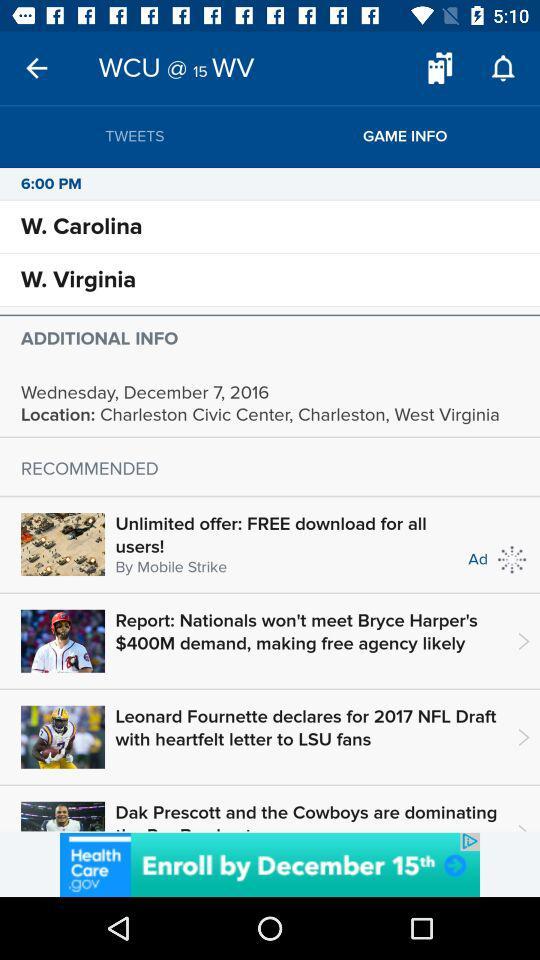 The image size is (540, 960). What do you see at coordinates (502, 68) in the screenshot?
I see `the notifications icon` at bounding box center [502, 68].